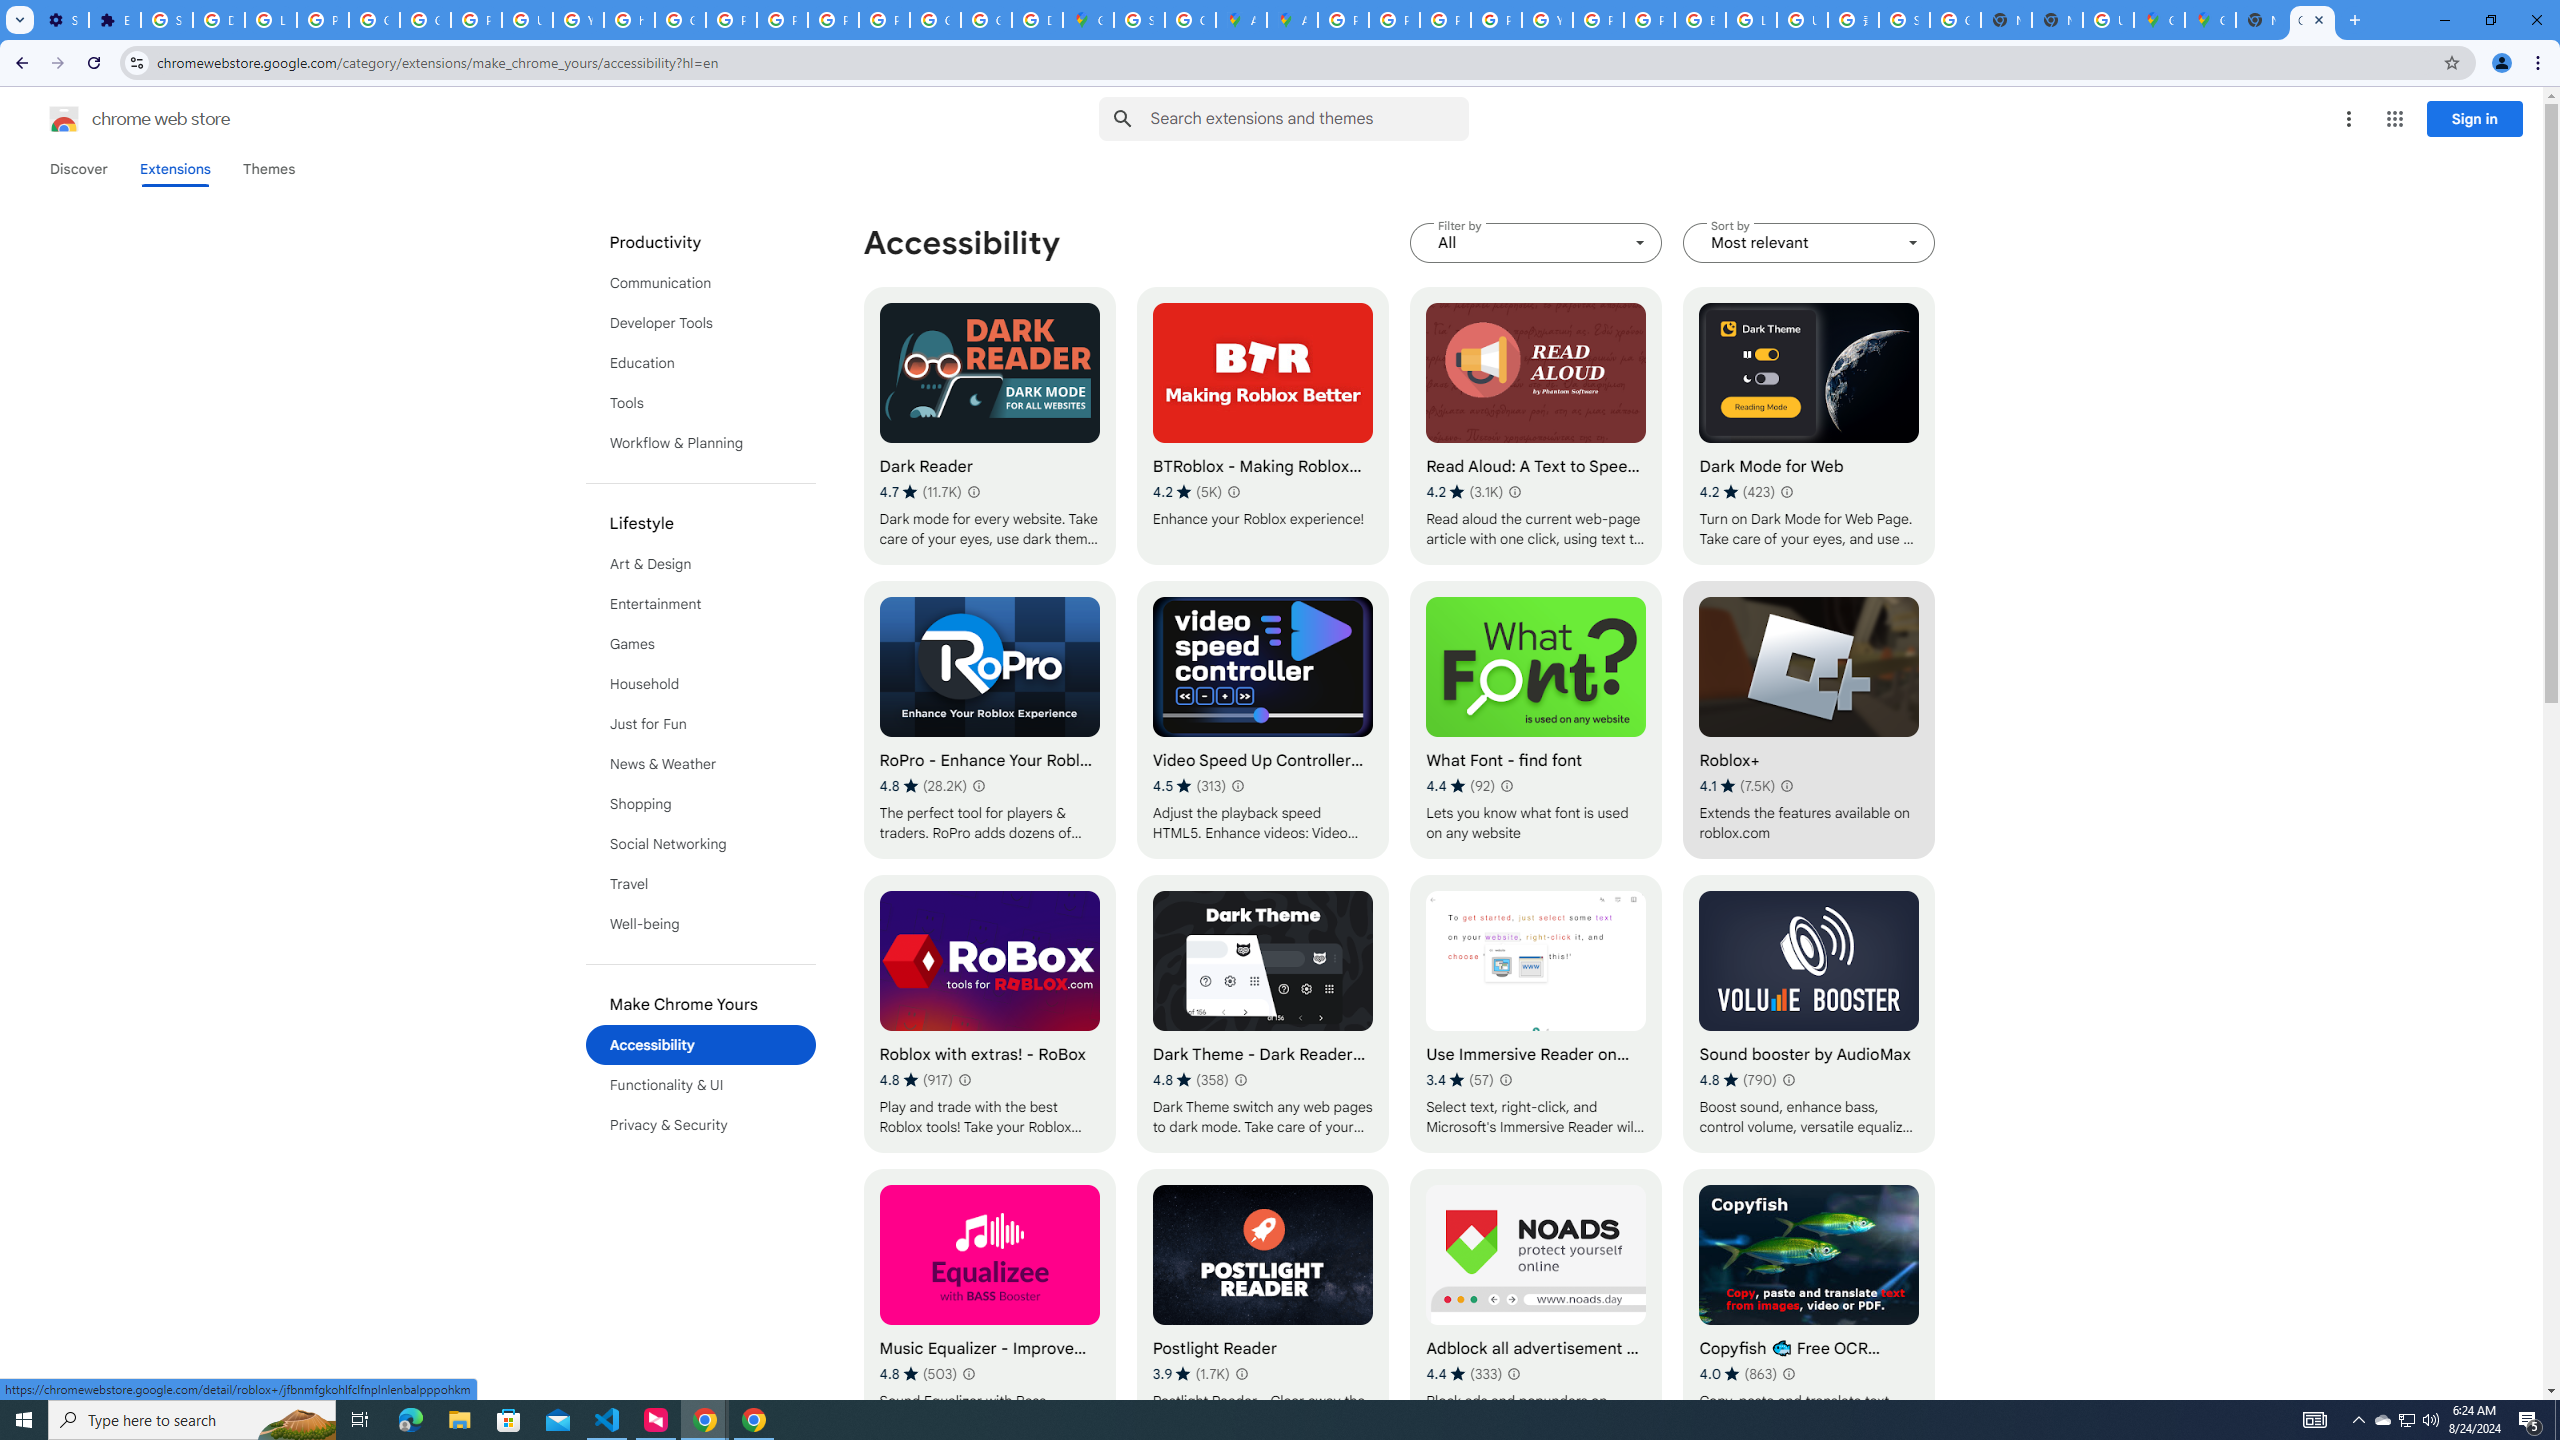  What do you see at coordinates (1536, 720) in the screenshot?
I see `'What Font - find font'` at bounding box center [1536, 720].